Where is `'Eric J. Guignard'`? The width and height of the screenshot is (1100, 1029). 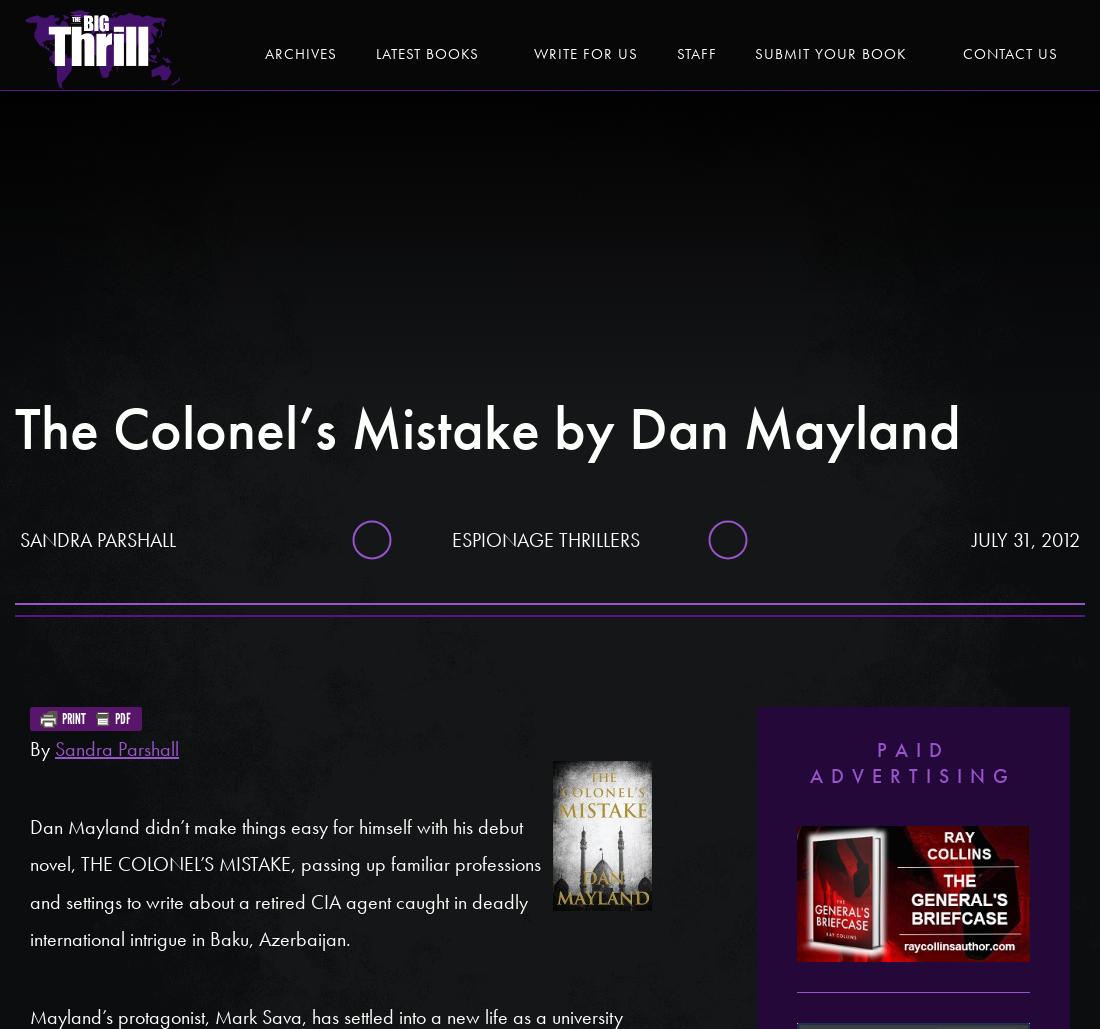 'Eric J. Guignard' is located at coordinates (913, 36).